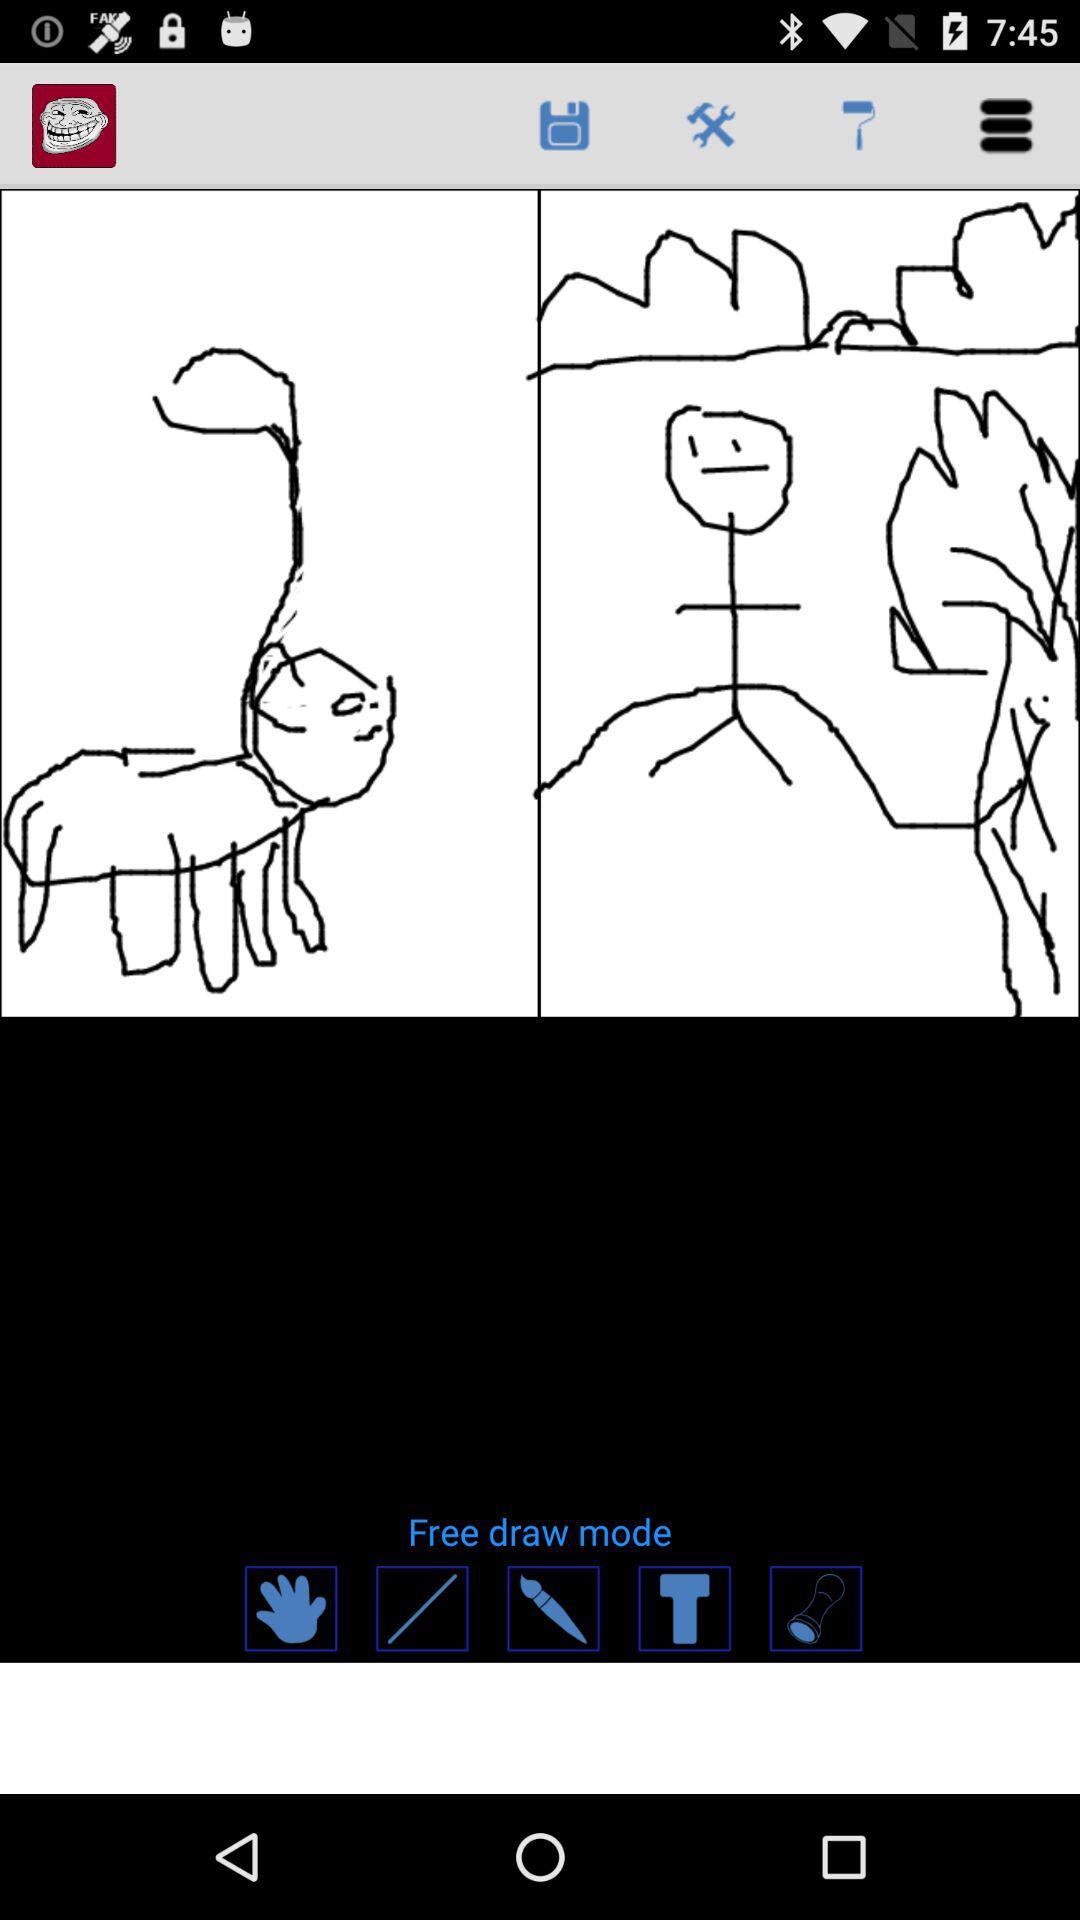 The width and height of the screenshot is (1080, 1920). What do you see at coordinates (682, 1608) in the screenshot?
I see `text` at bounding box center [682, 1608].